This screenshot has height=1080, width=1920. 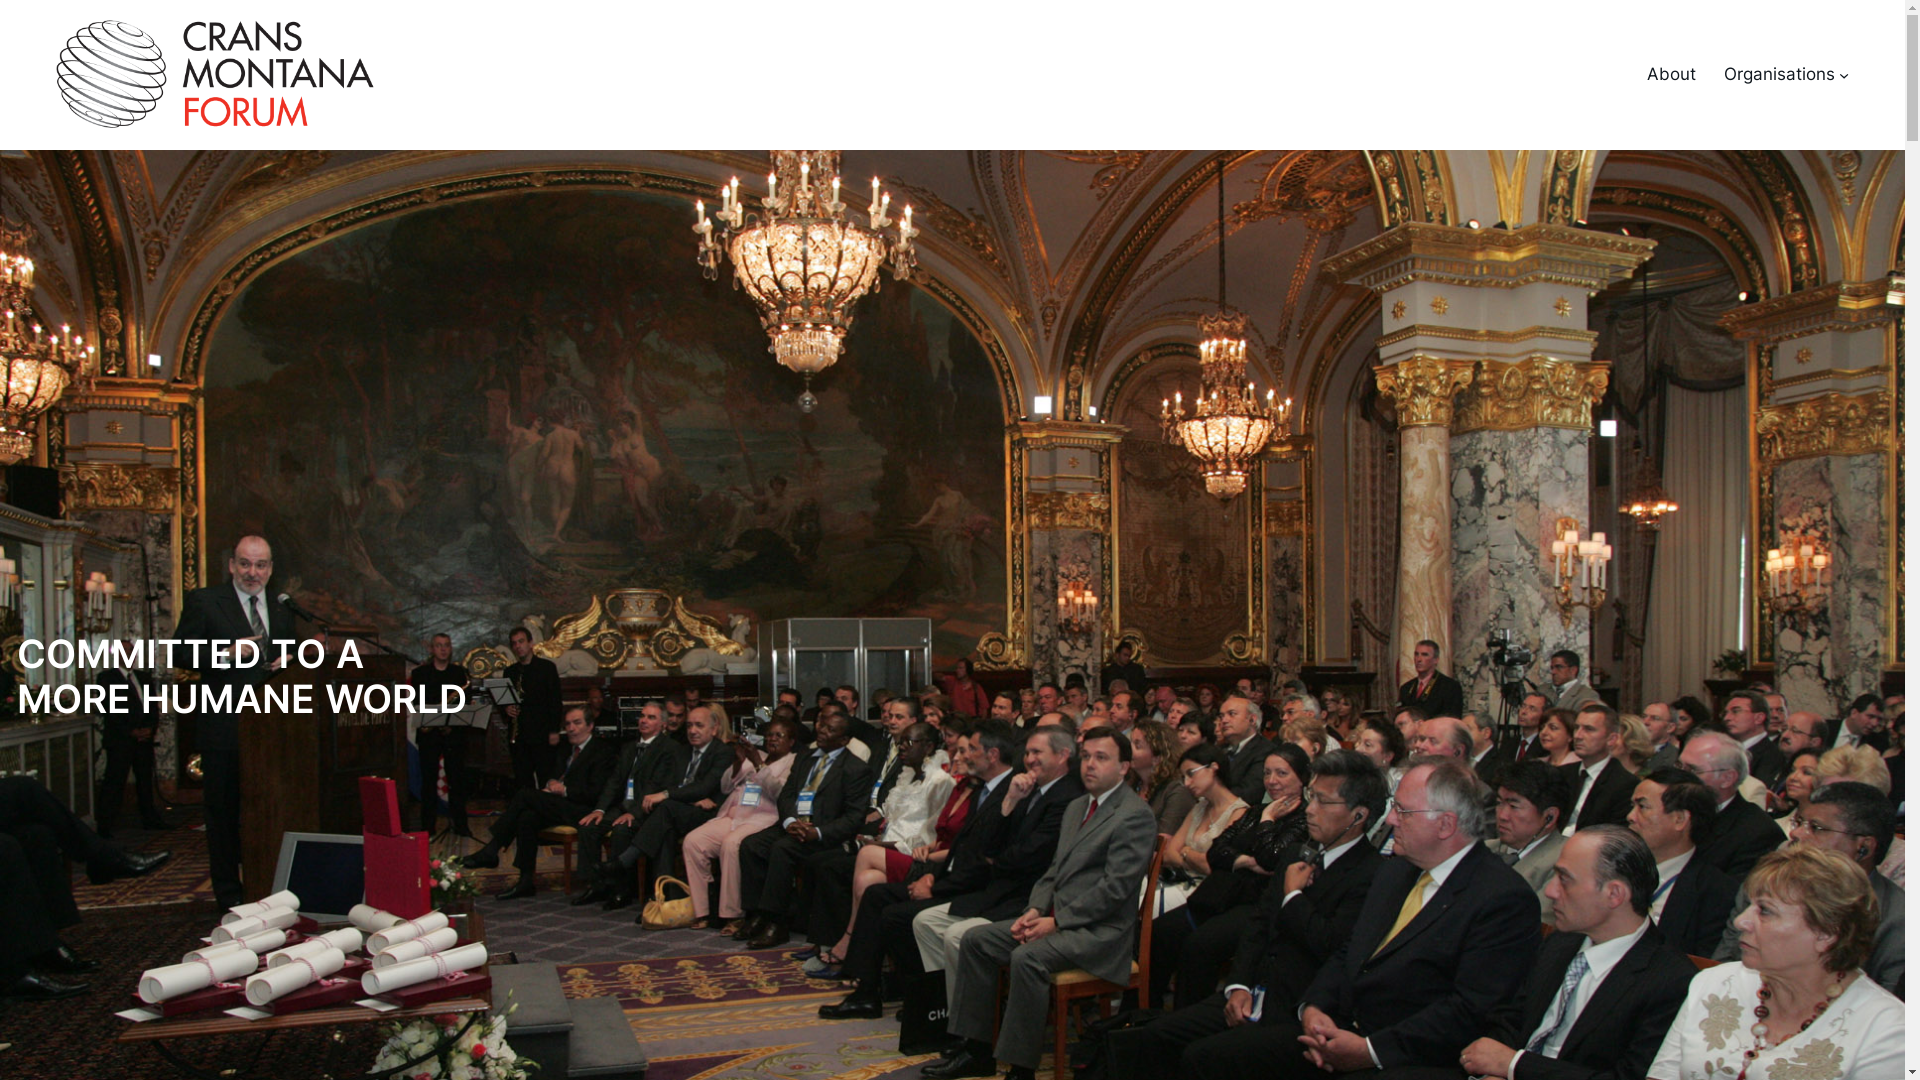 I want to click on 'About', so click(x=1671, y=73).